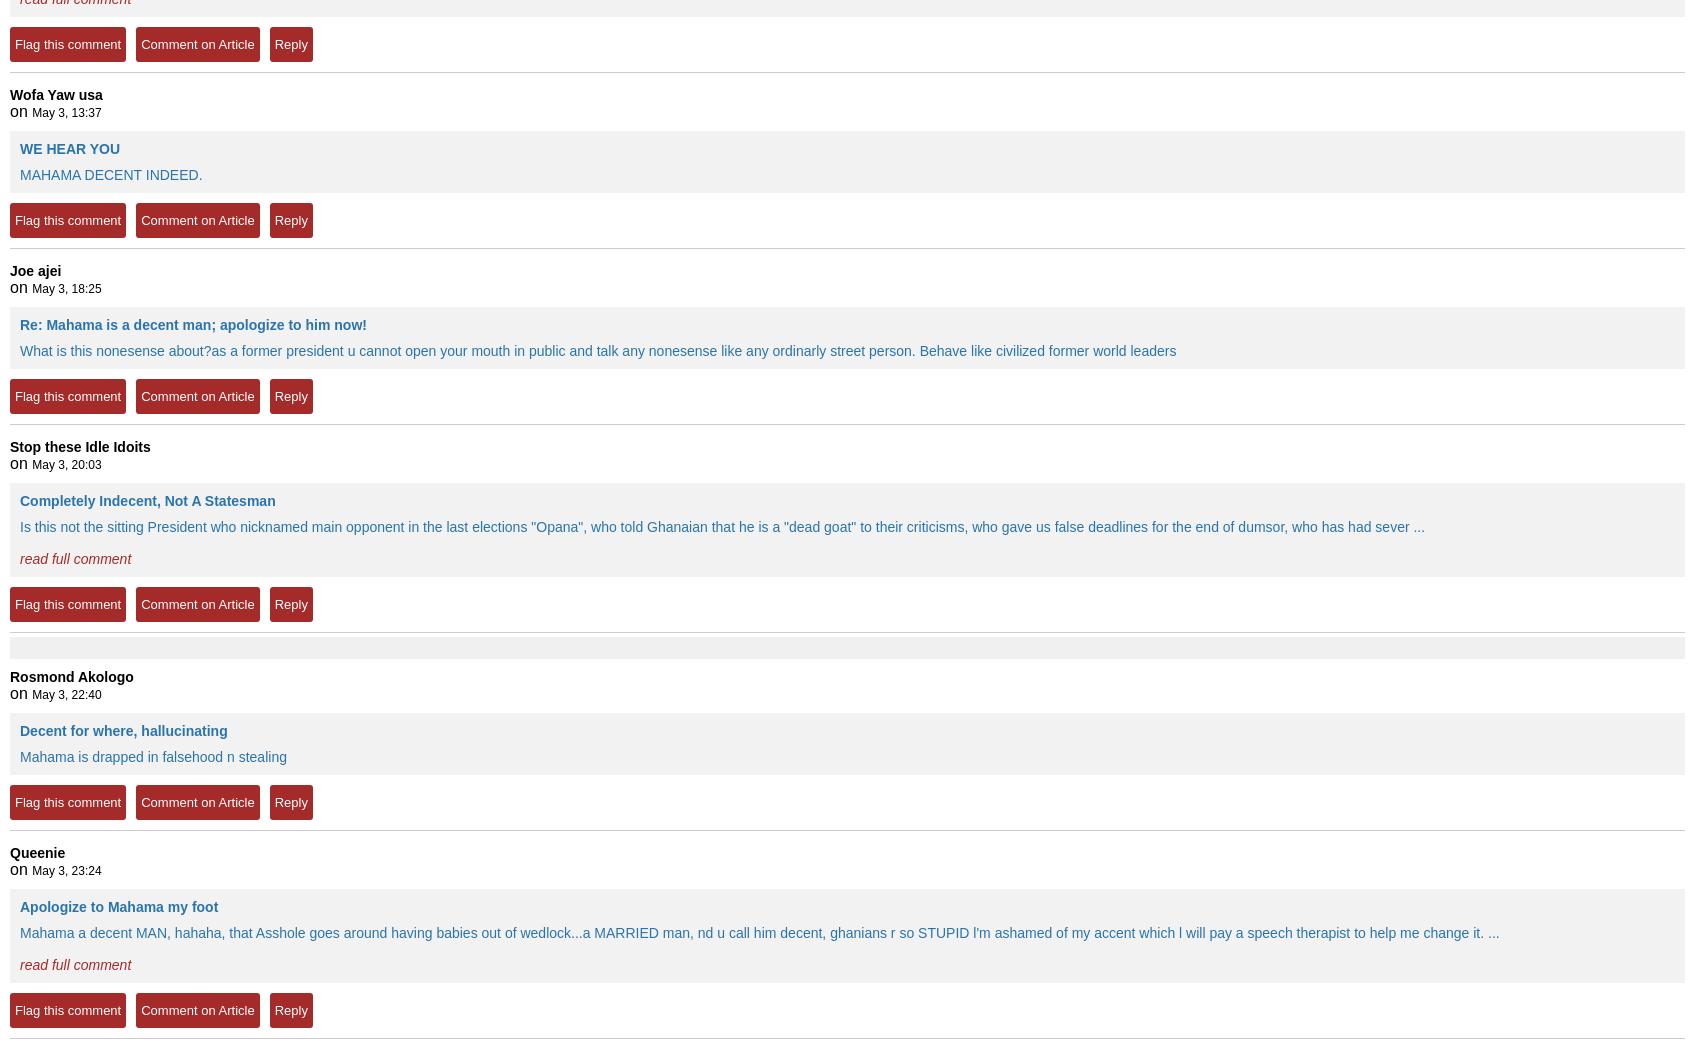  I want to click on 'What is this nonesense about?as a former president u cannot open your mouth in public and talk any nonesense like any ordinarly street person. Behave like civilized former world leaders', so click(596, 350).